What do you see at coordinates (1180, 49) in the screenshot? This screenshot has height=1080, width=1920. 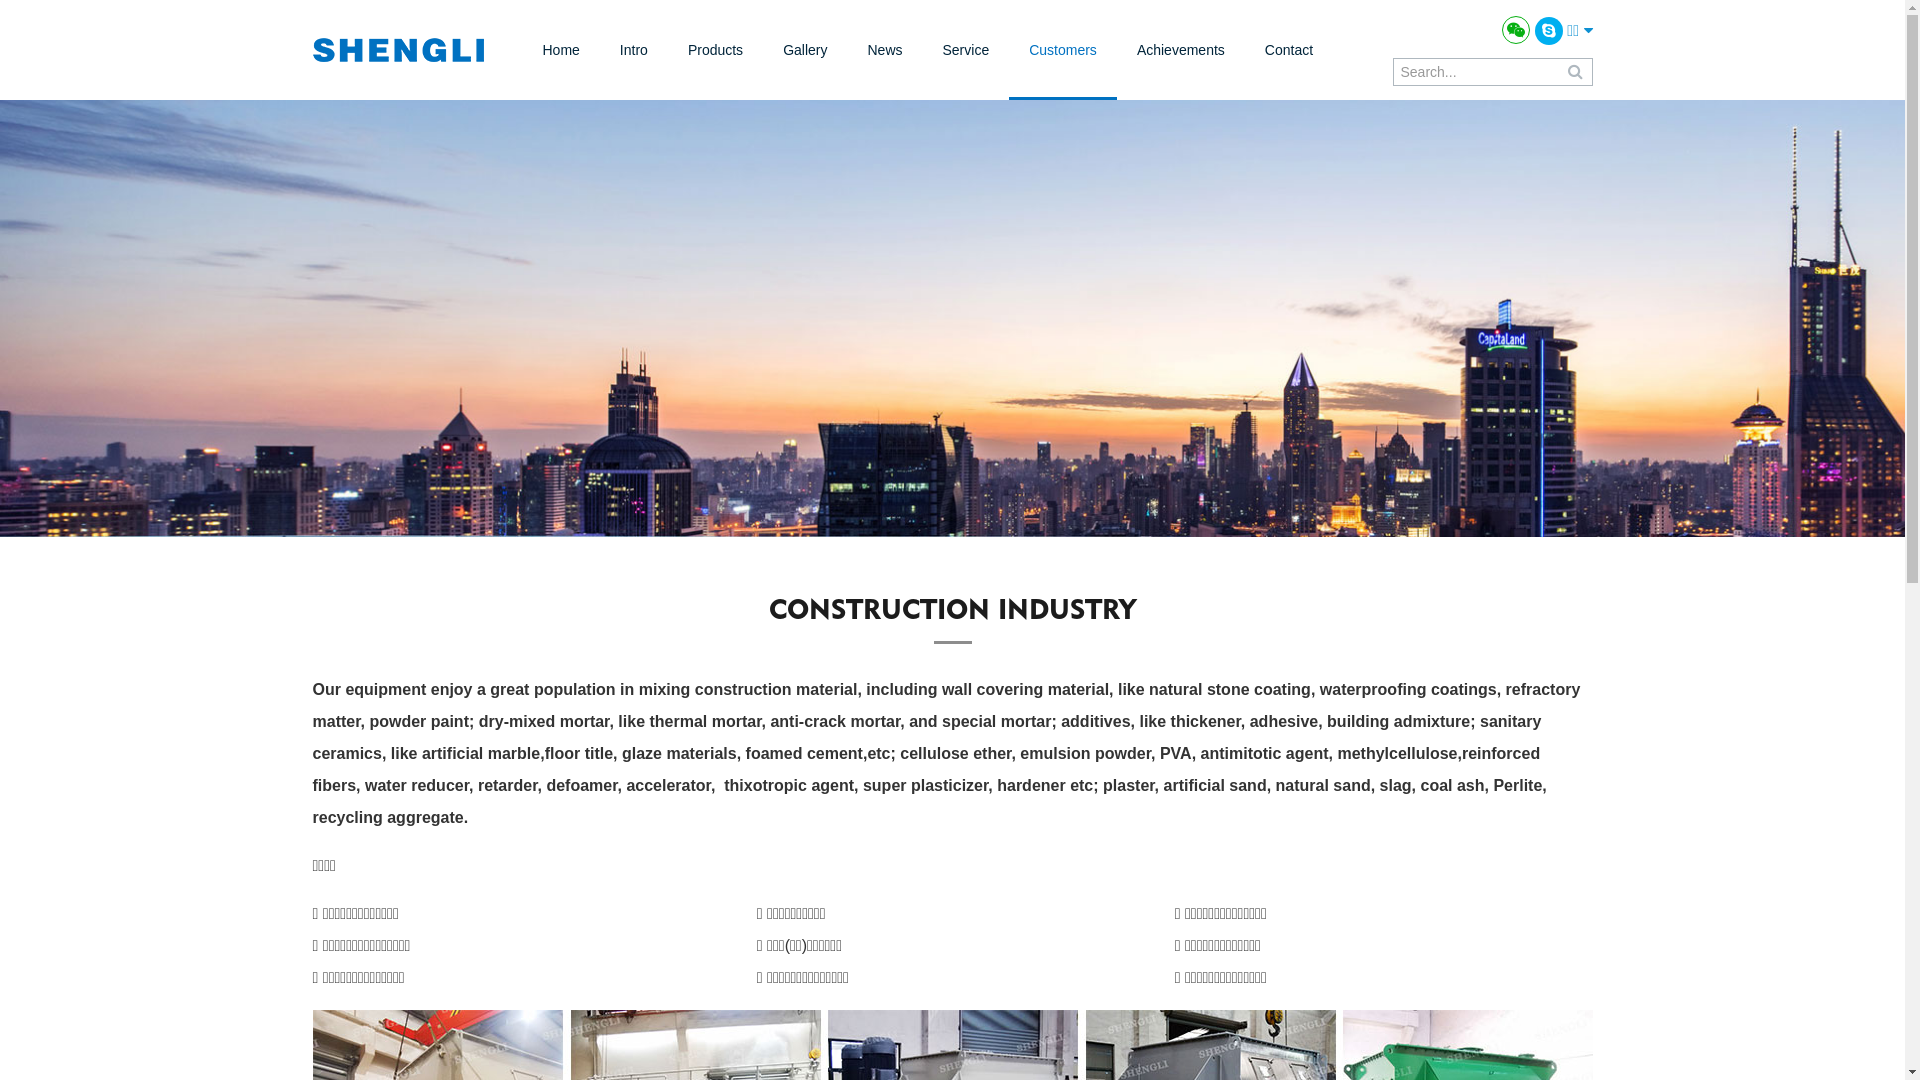 I see `'Achievements'` at bounding box center [1180, 49].